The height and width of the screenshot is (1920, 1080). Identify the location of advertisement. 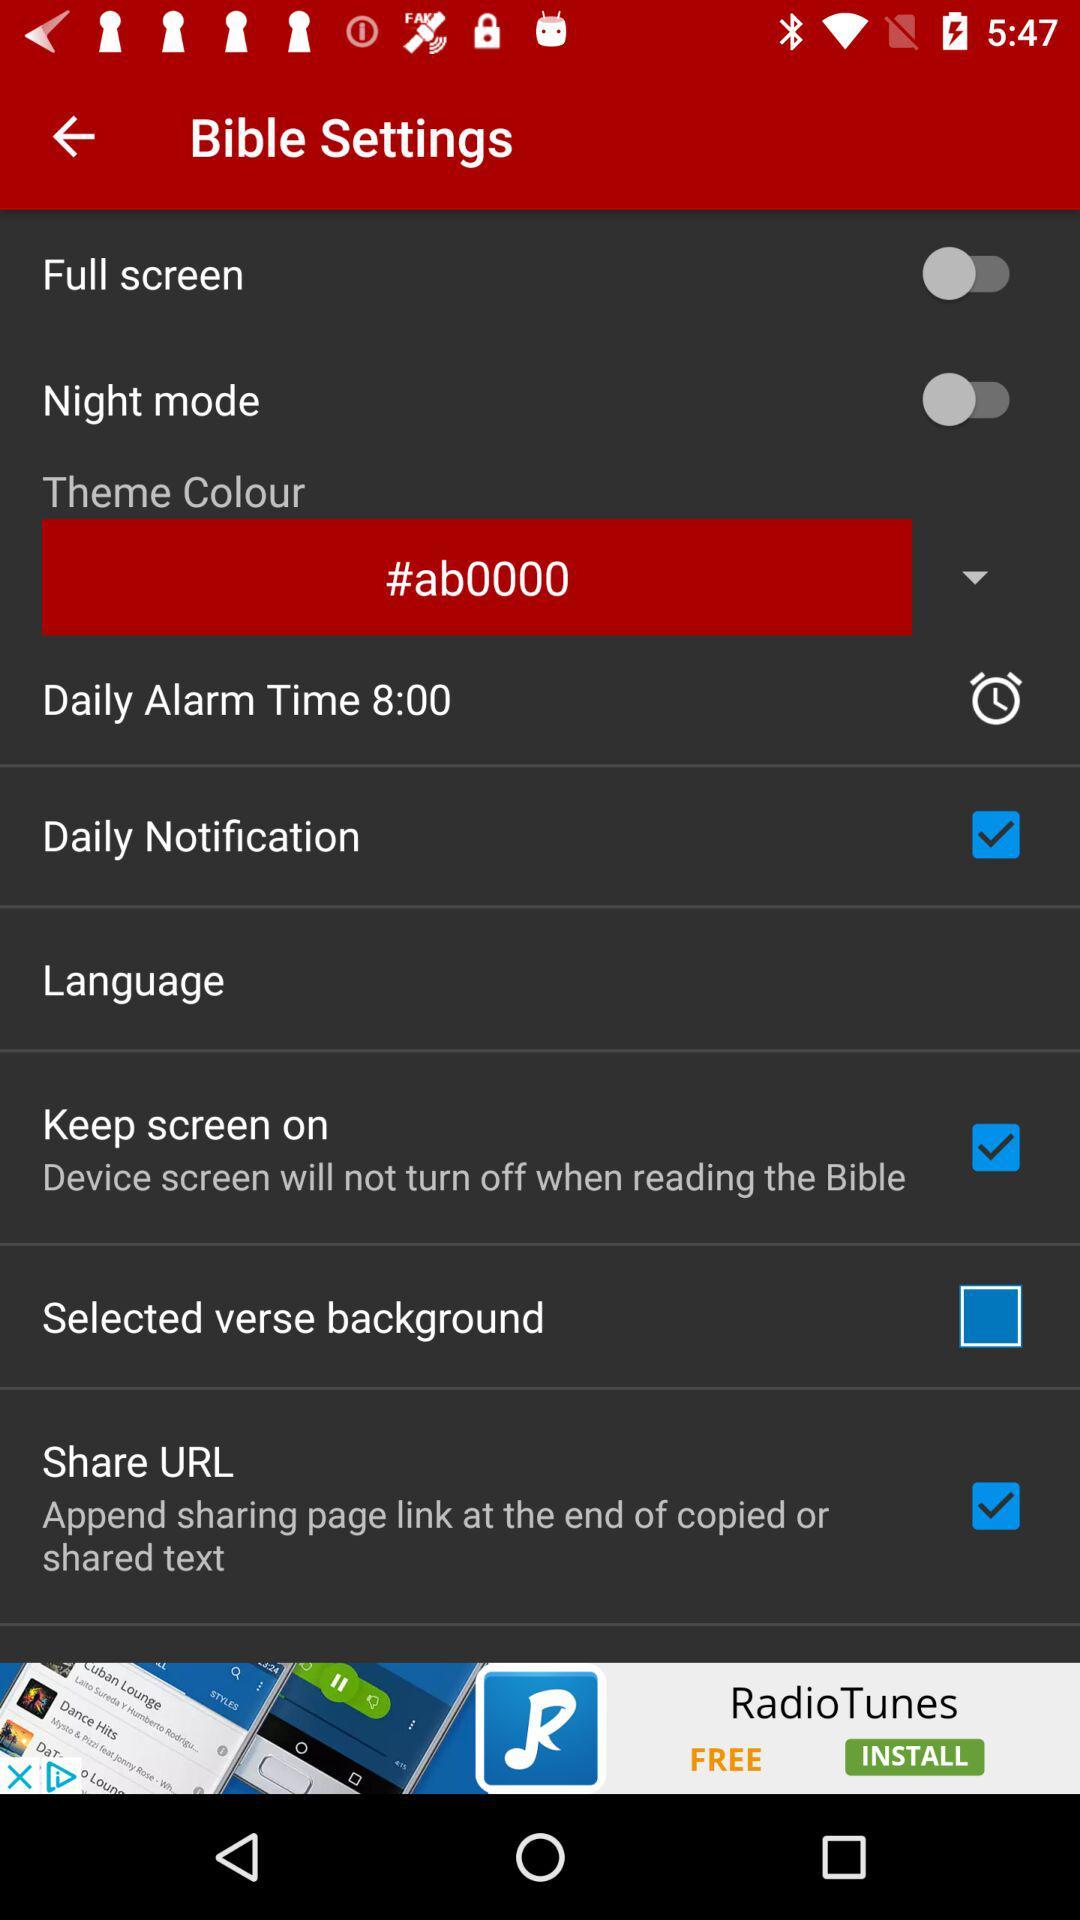
(540, 1727).